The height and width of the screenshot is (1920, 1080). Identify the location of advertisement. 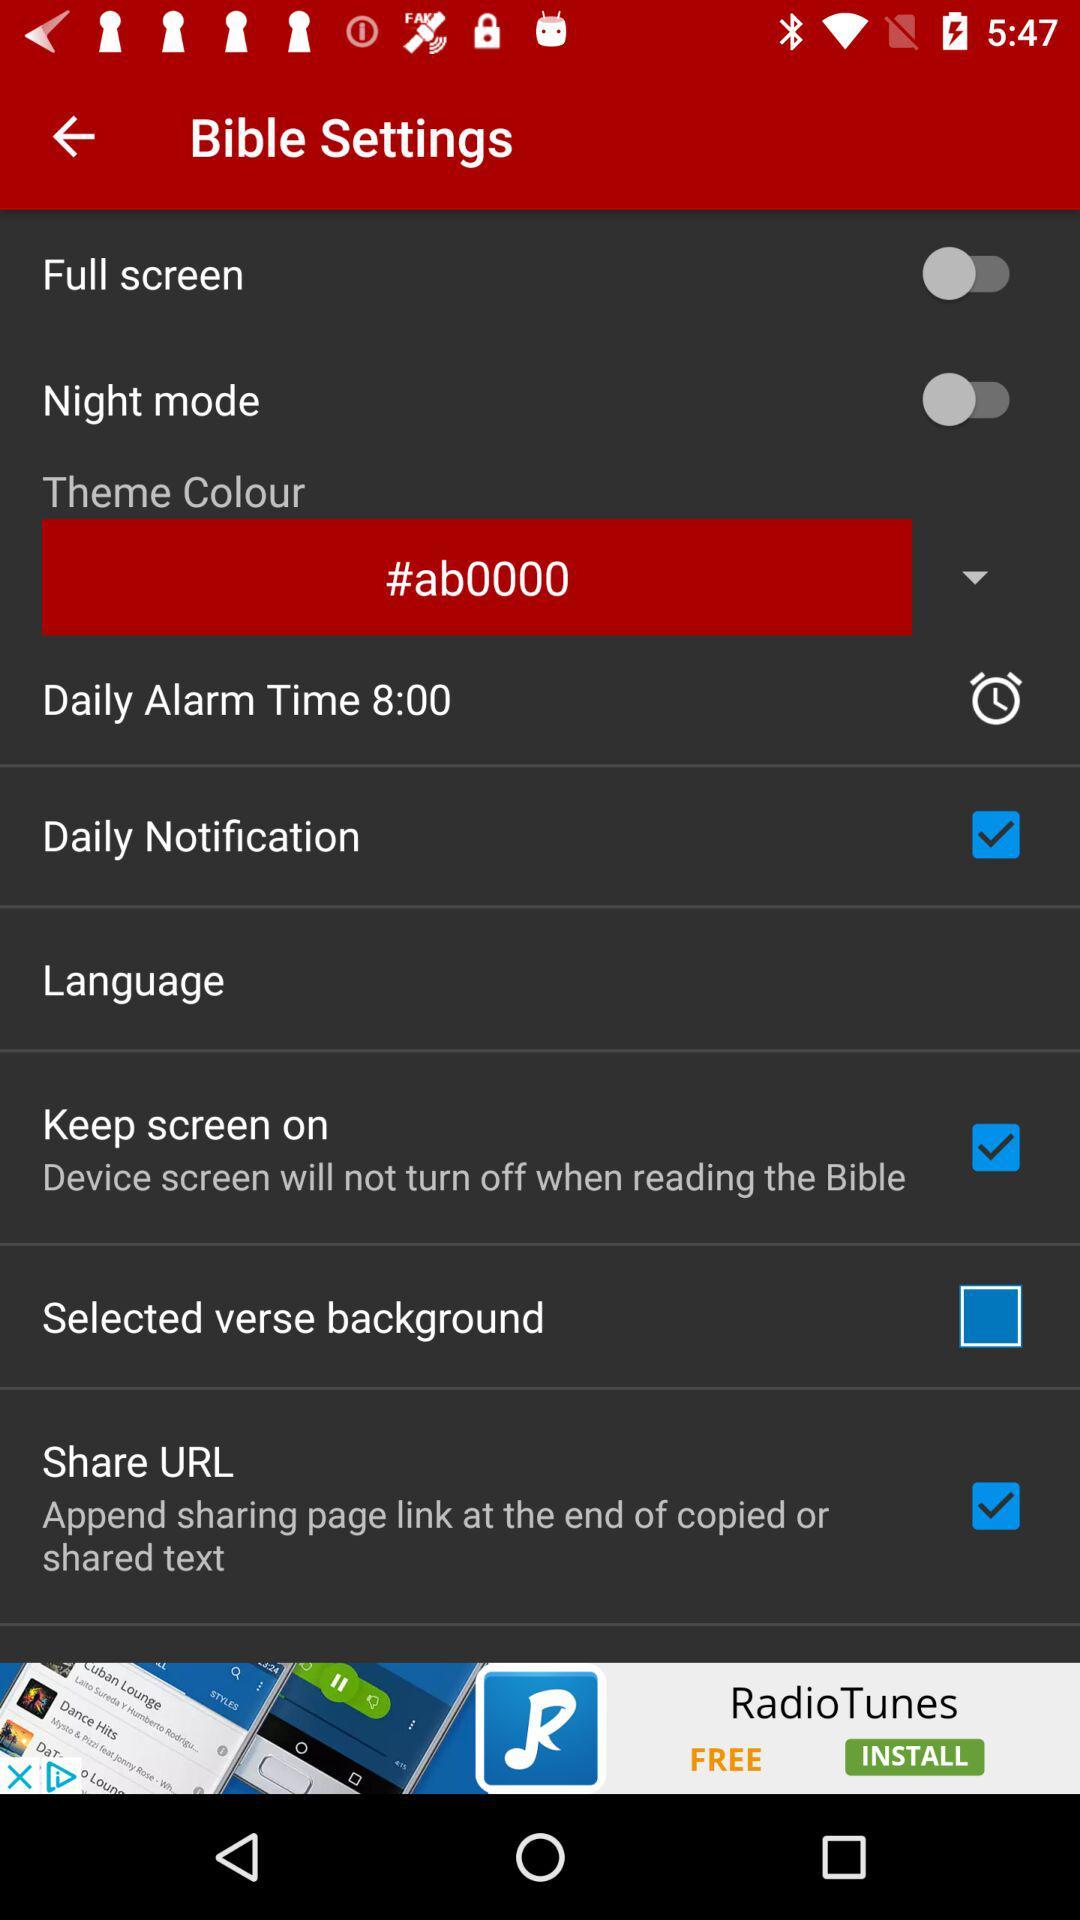
(540, 1727).